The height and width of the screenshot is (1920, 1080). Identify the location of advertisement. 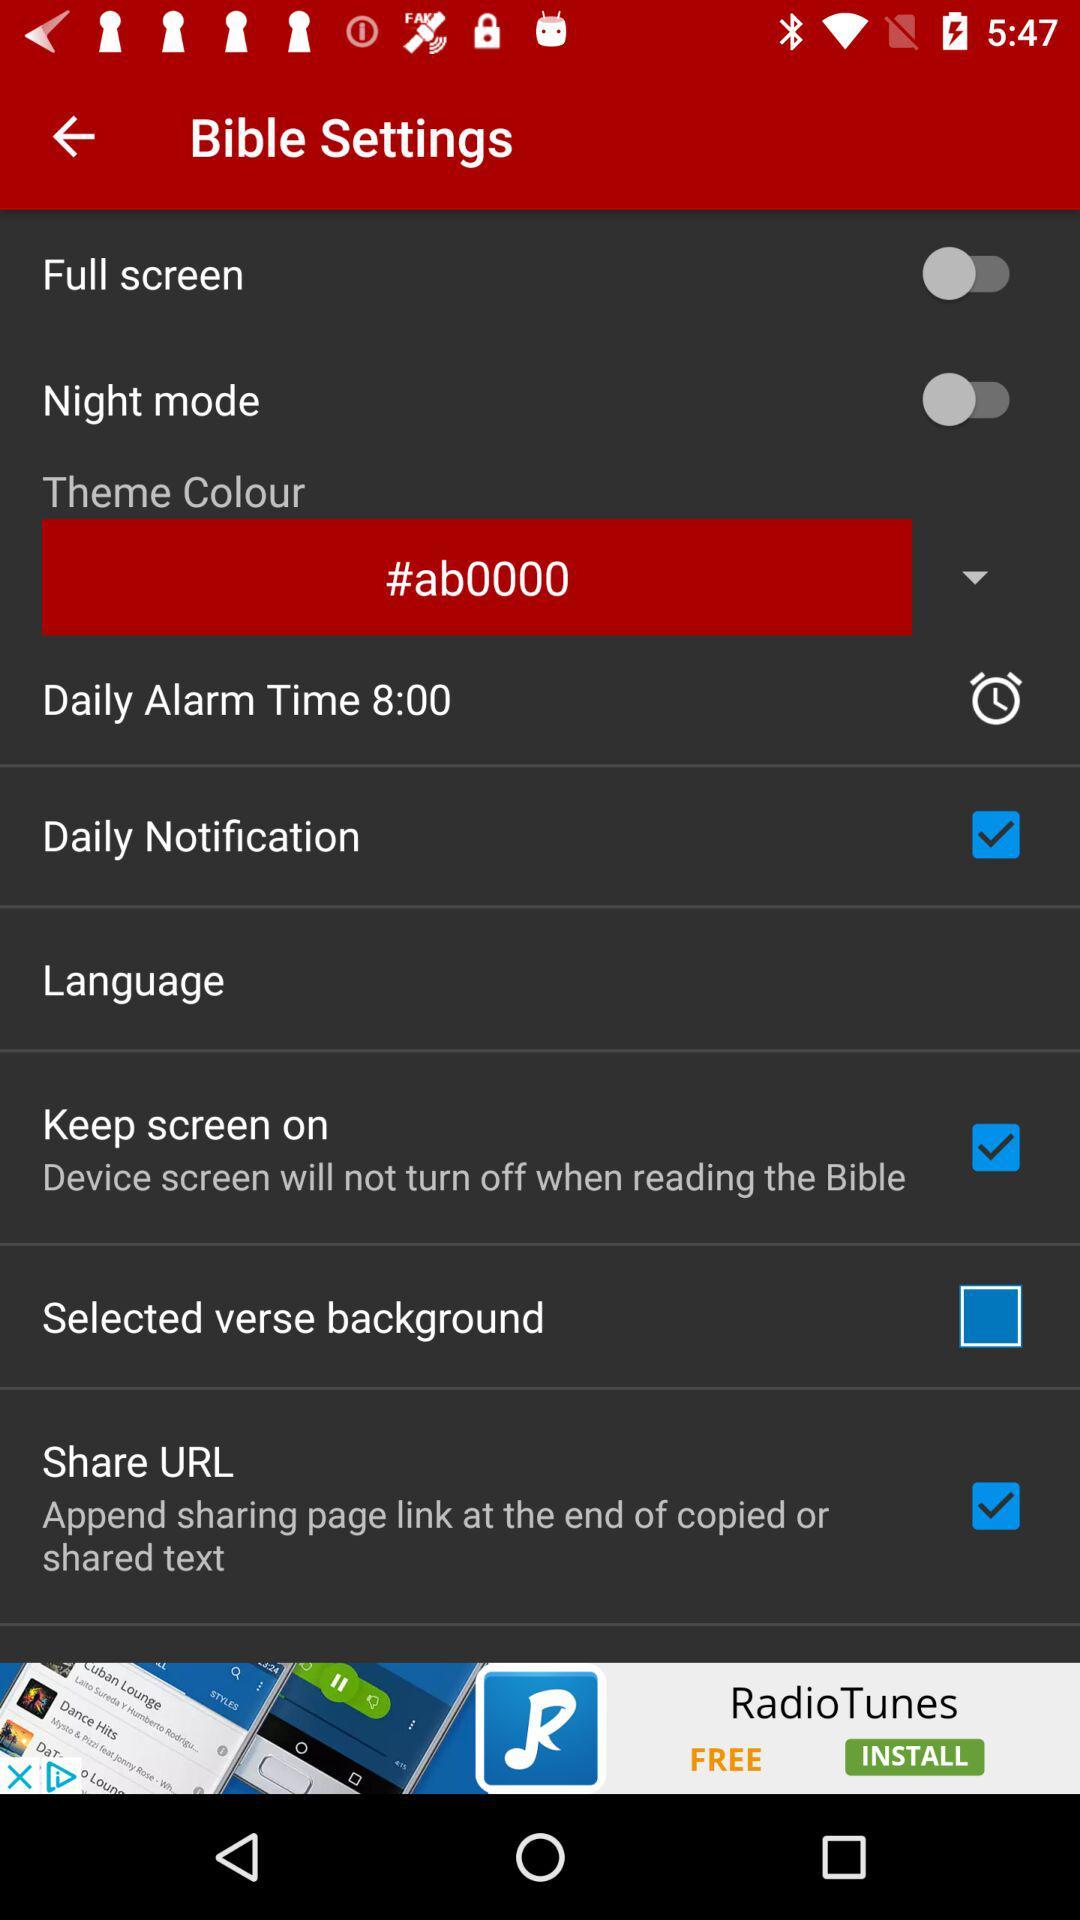
(540, 1727).